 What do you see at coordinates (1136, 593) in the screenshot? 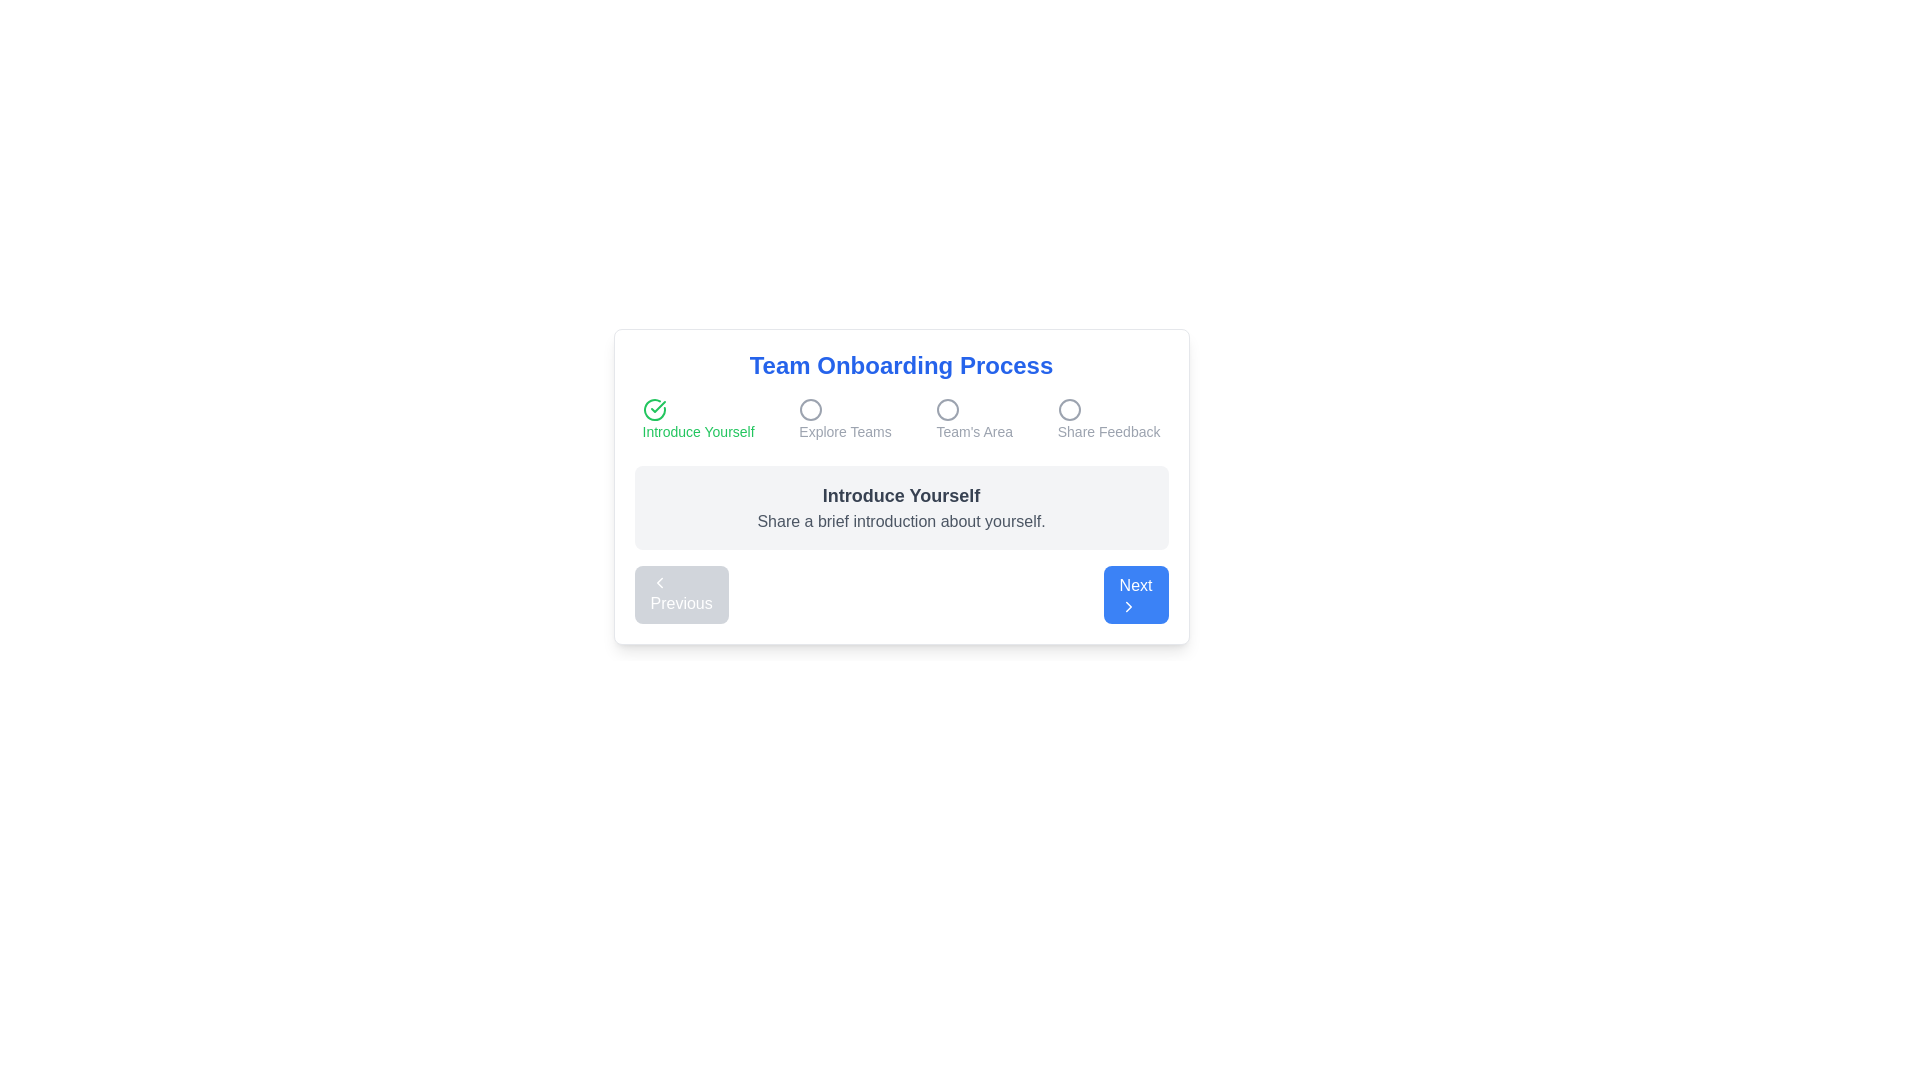
I see `'Next' button to proceed to the next step in the onboarding process` at bounding box center [1136, 593].